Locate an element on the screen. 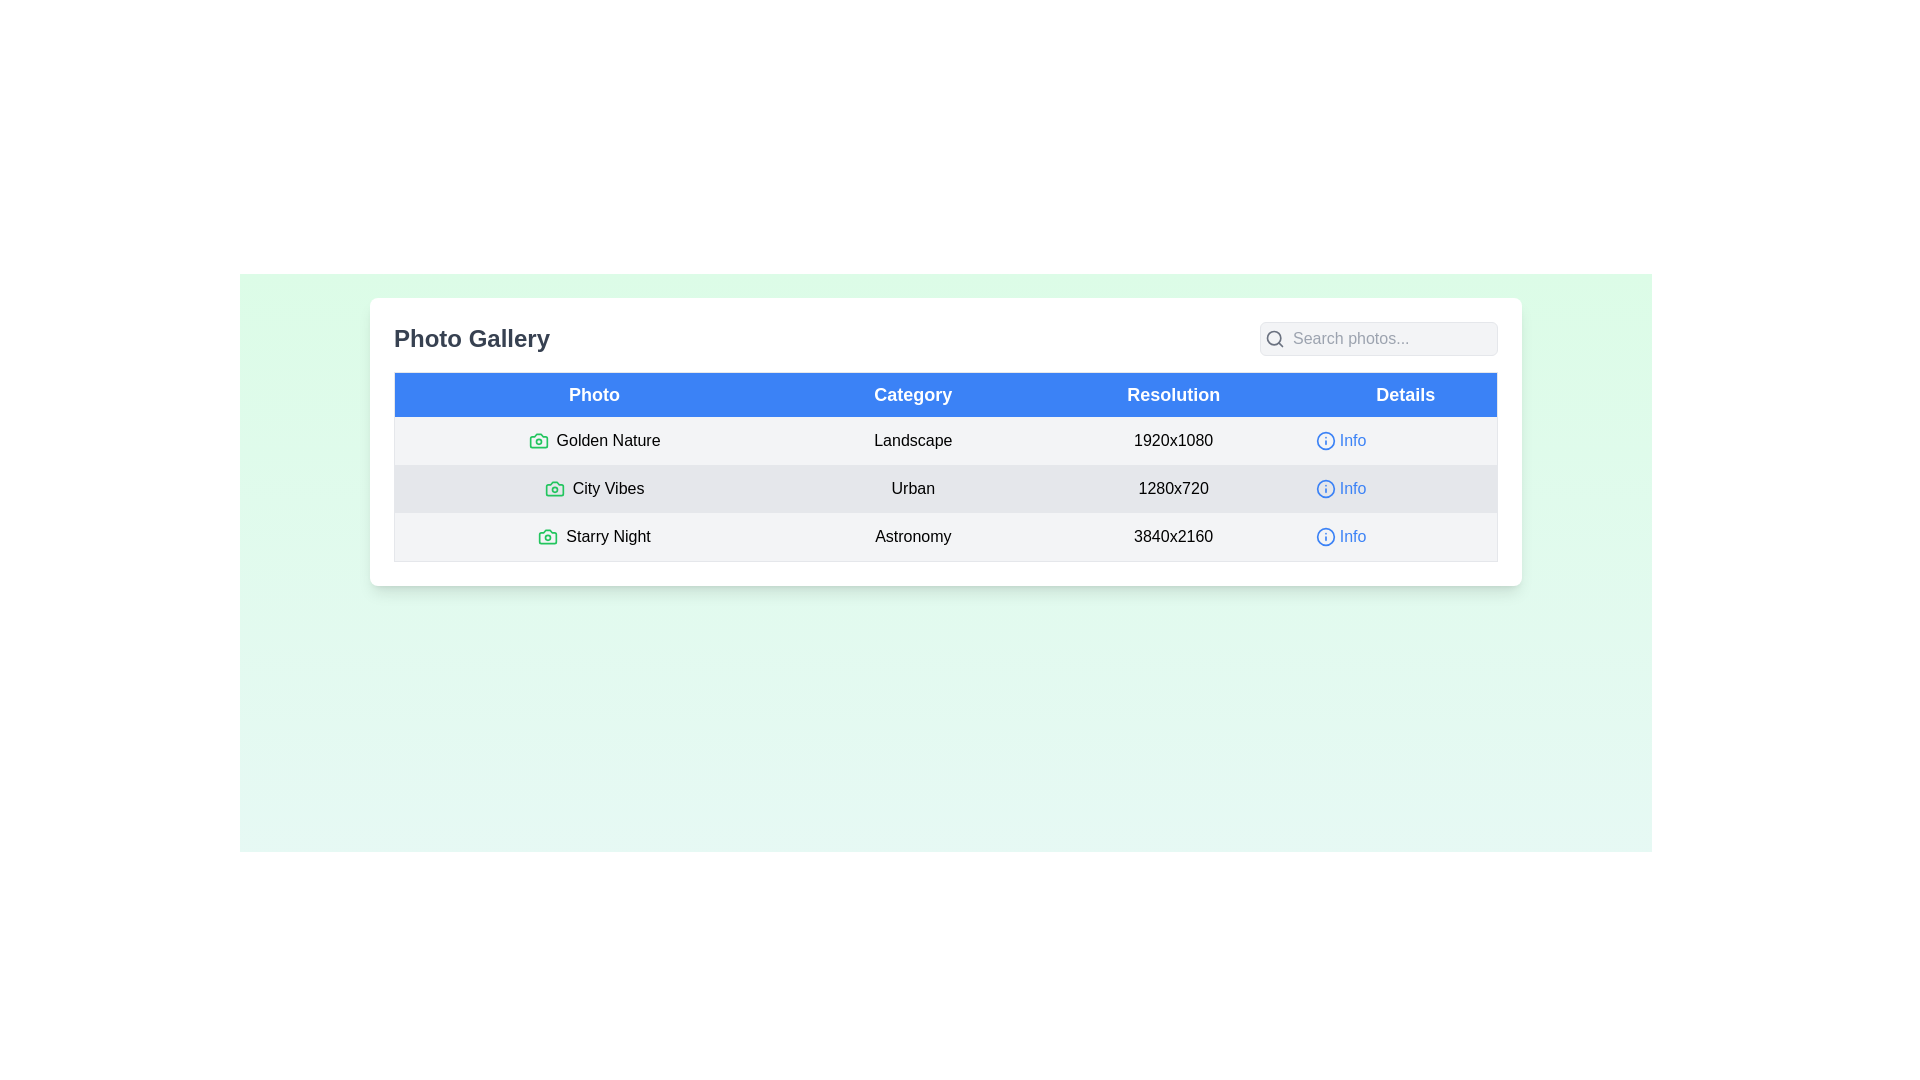 The height and width of the screenshot is (1080, 1920). the header label for the resolution column in the table, located between the 'Category' and 'Details' headers is located at coordinates (1173, 394).